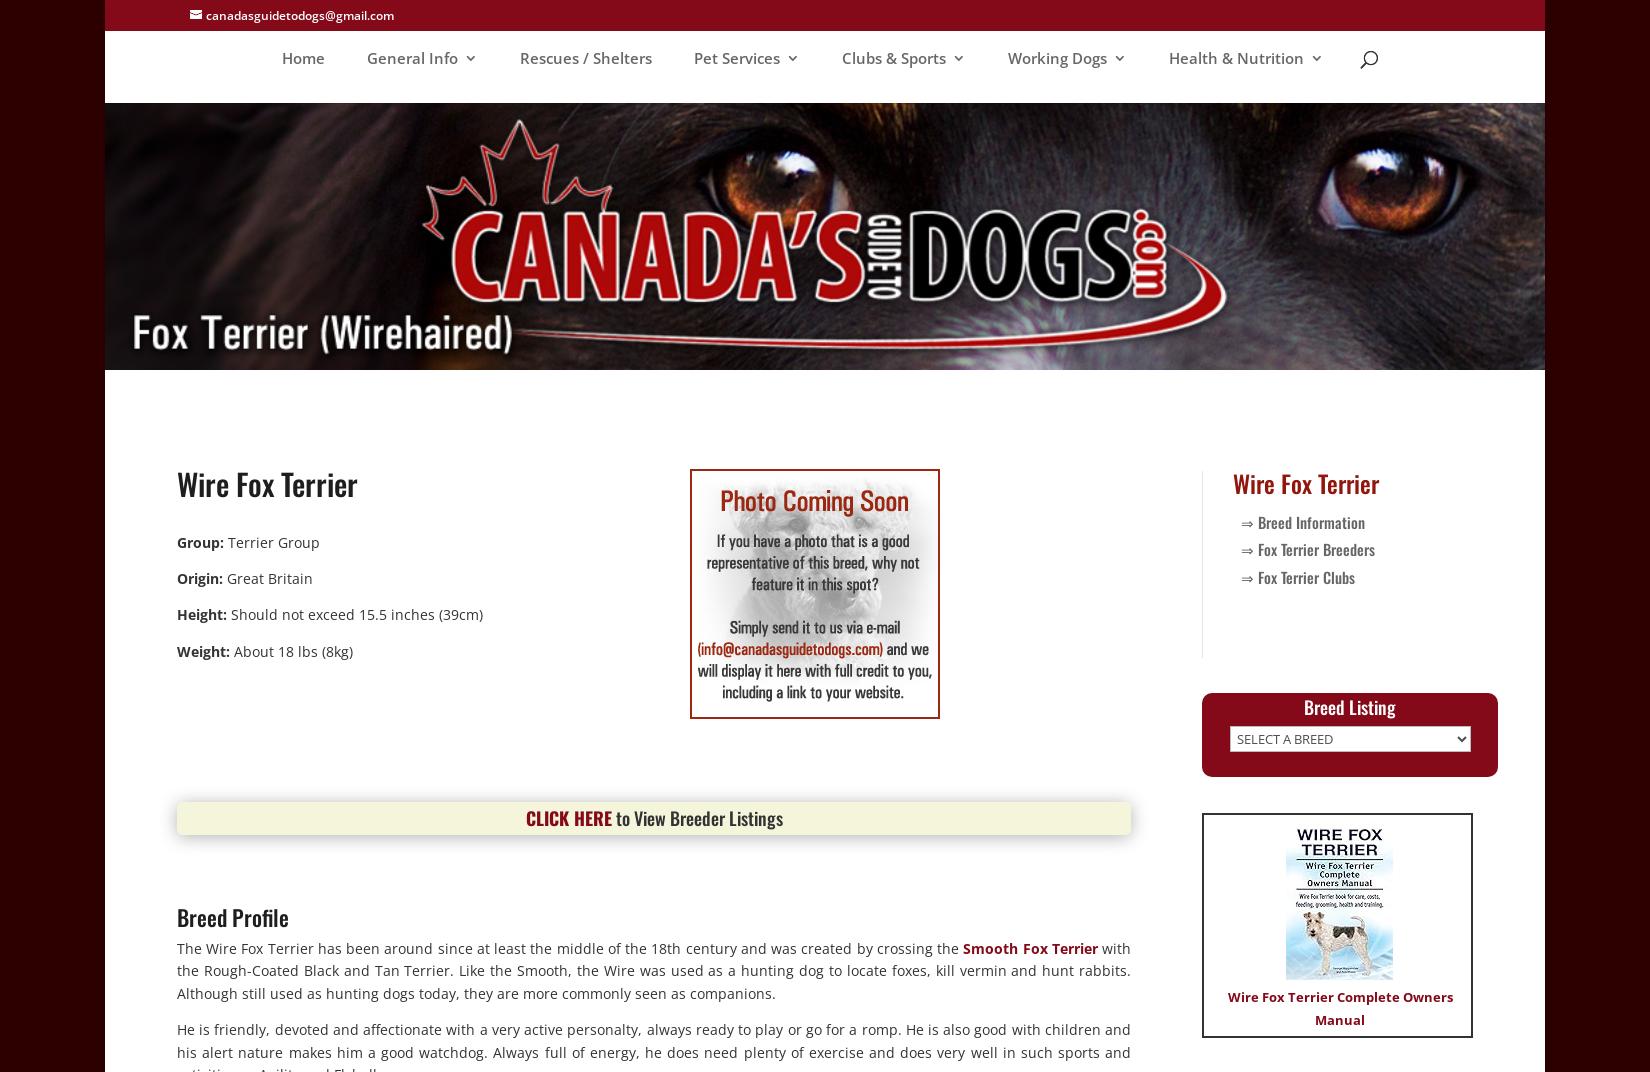  What do you see at coordinates (1349, 705) in the screenshot?
I see `'Breed Listing'` at bounding box center [1349, 705].